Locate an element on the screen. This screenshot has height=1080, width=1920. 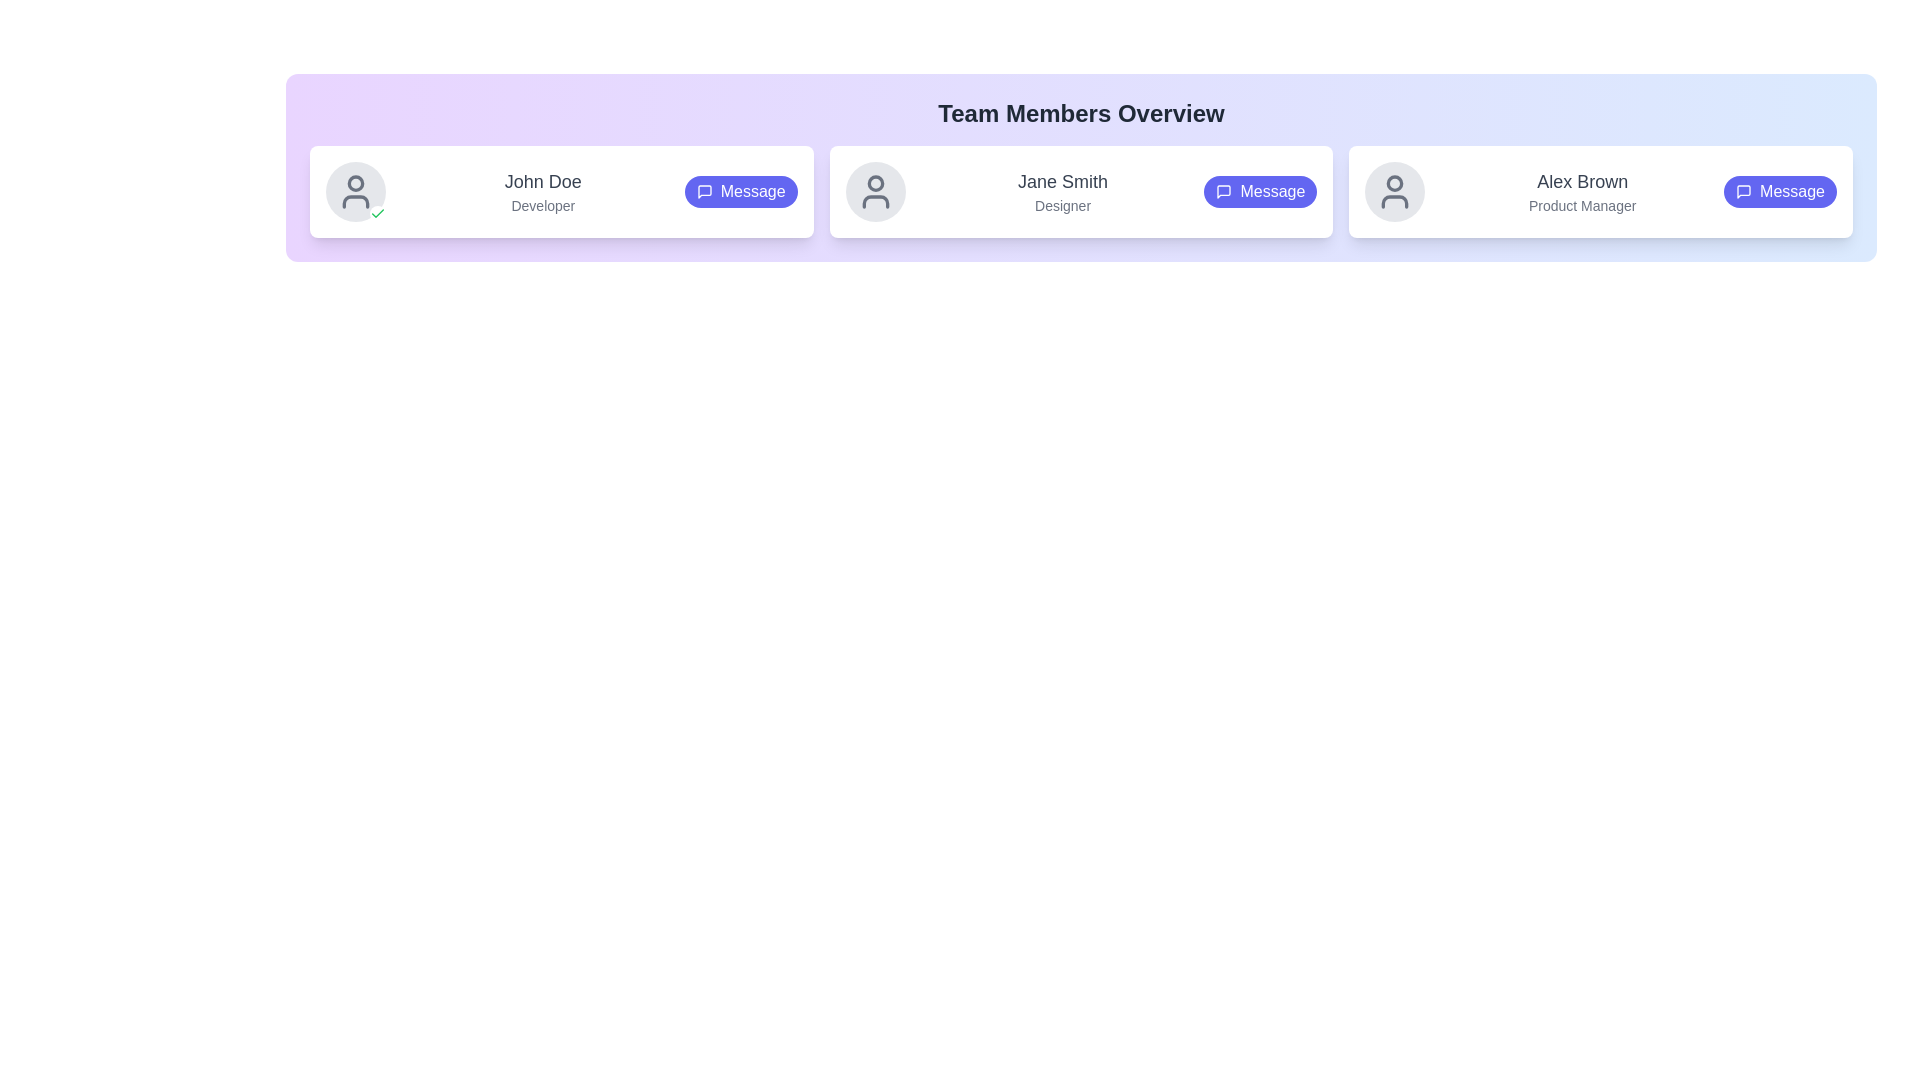
the pill-shaped purple button labeled 'Message' with a messaging bubble icon, located in the 'Team Members Overview' section under the card for 'John Doe, Developer' is located at coordinates (740, 192).